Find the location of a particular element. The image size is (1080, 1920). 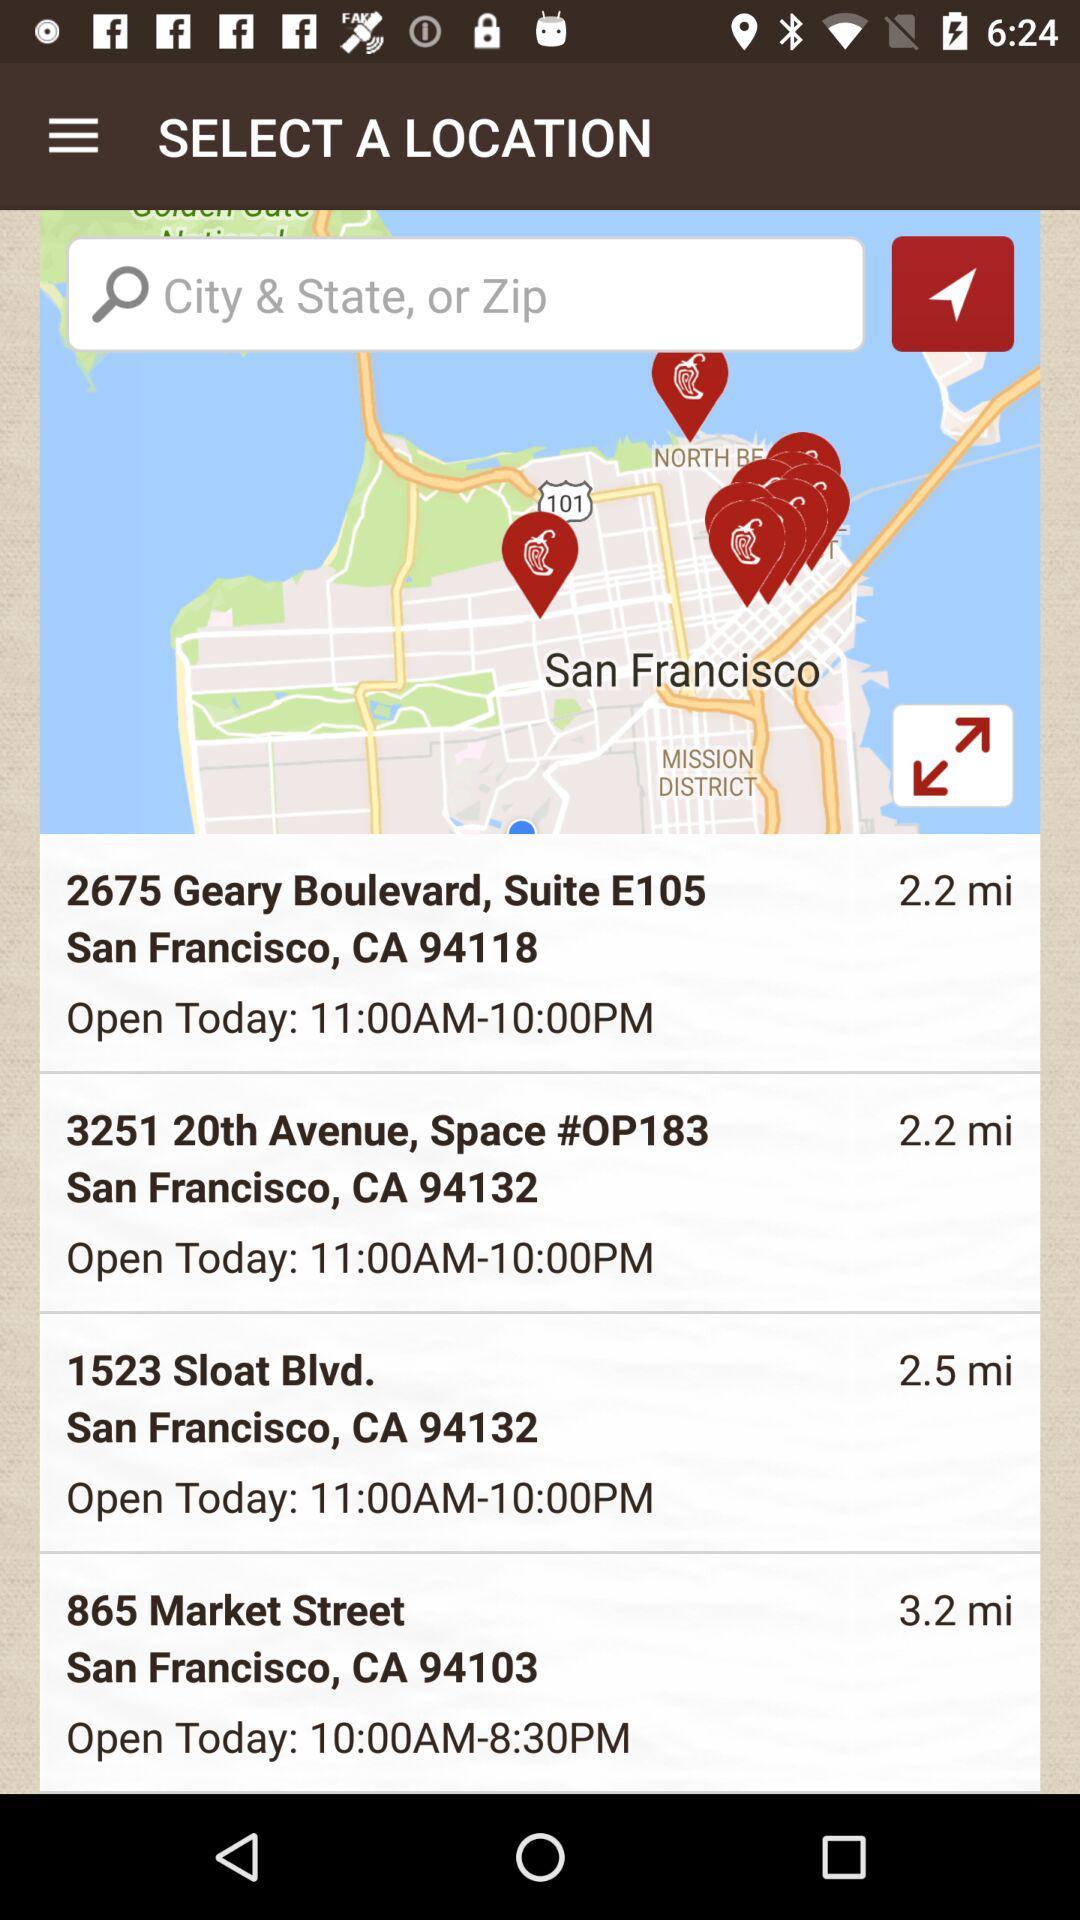

the send icon is located at coordinates (951, 292).